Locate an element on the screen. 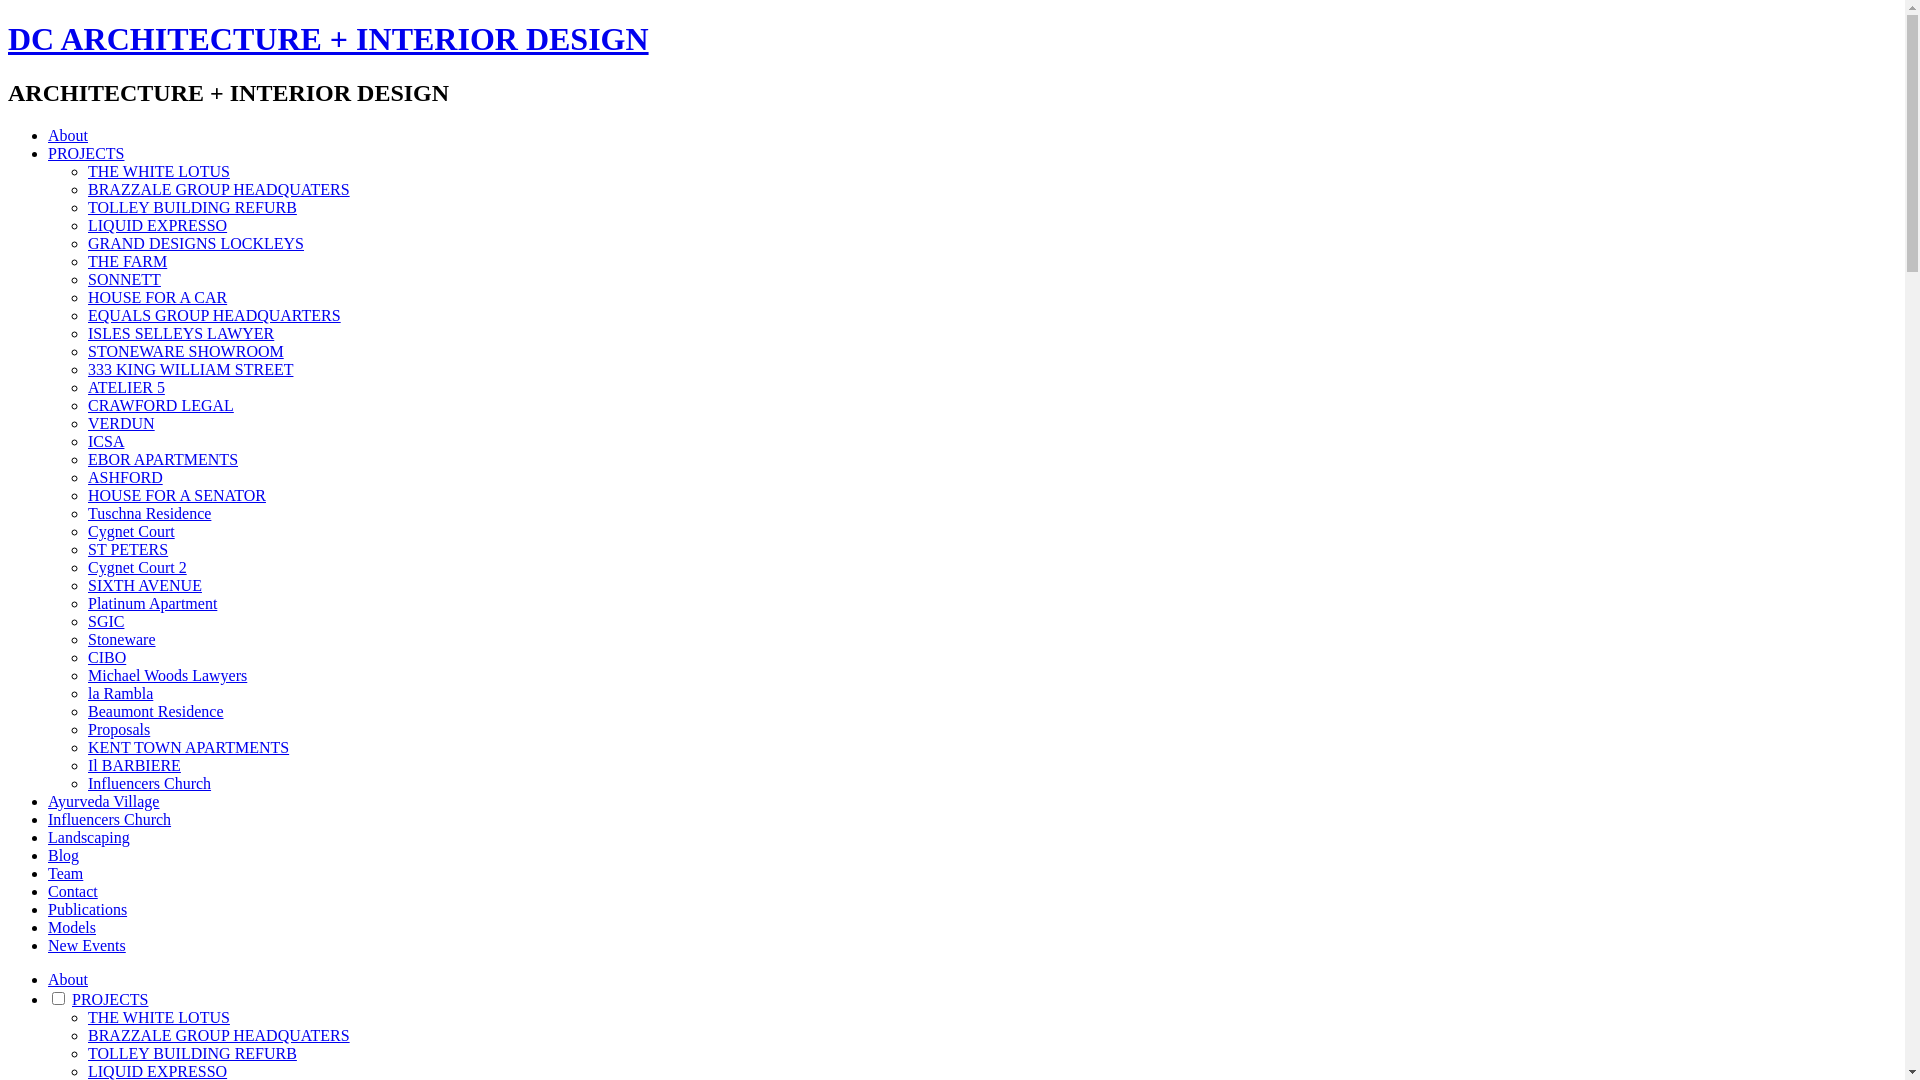 The image size is (1920, 1080). 'HOUSE FOR A CAR' is located at coordinates (156, 297).